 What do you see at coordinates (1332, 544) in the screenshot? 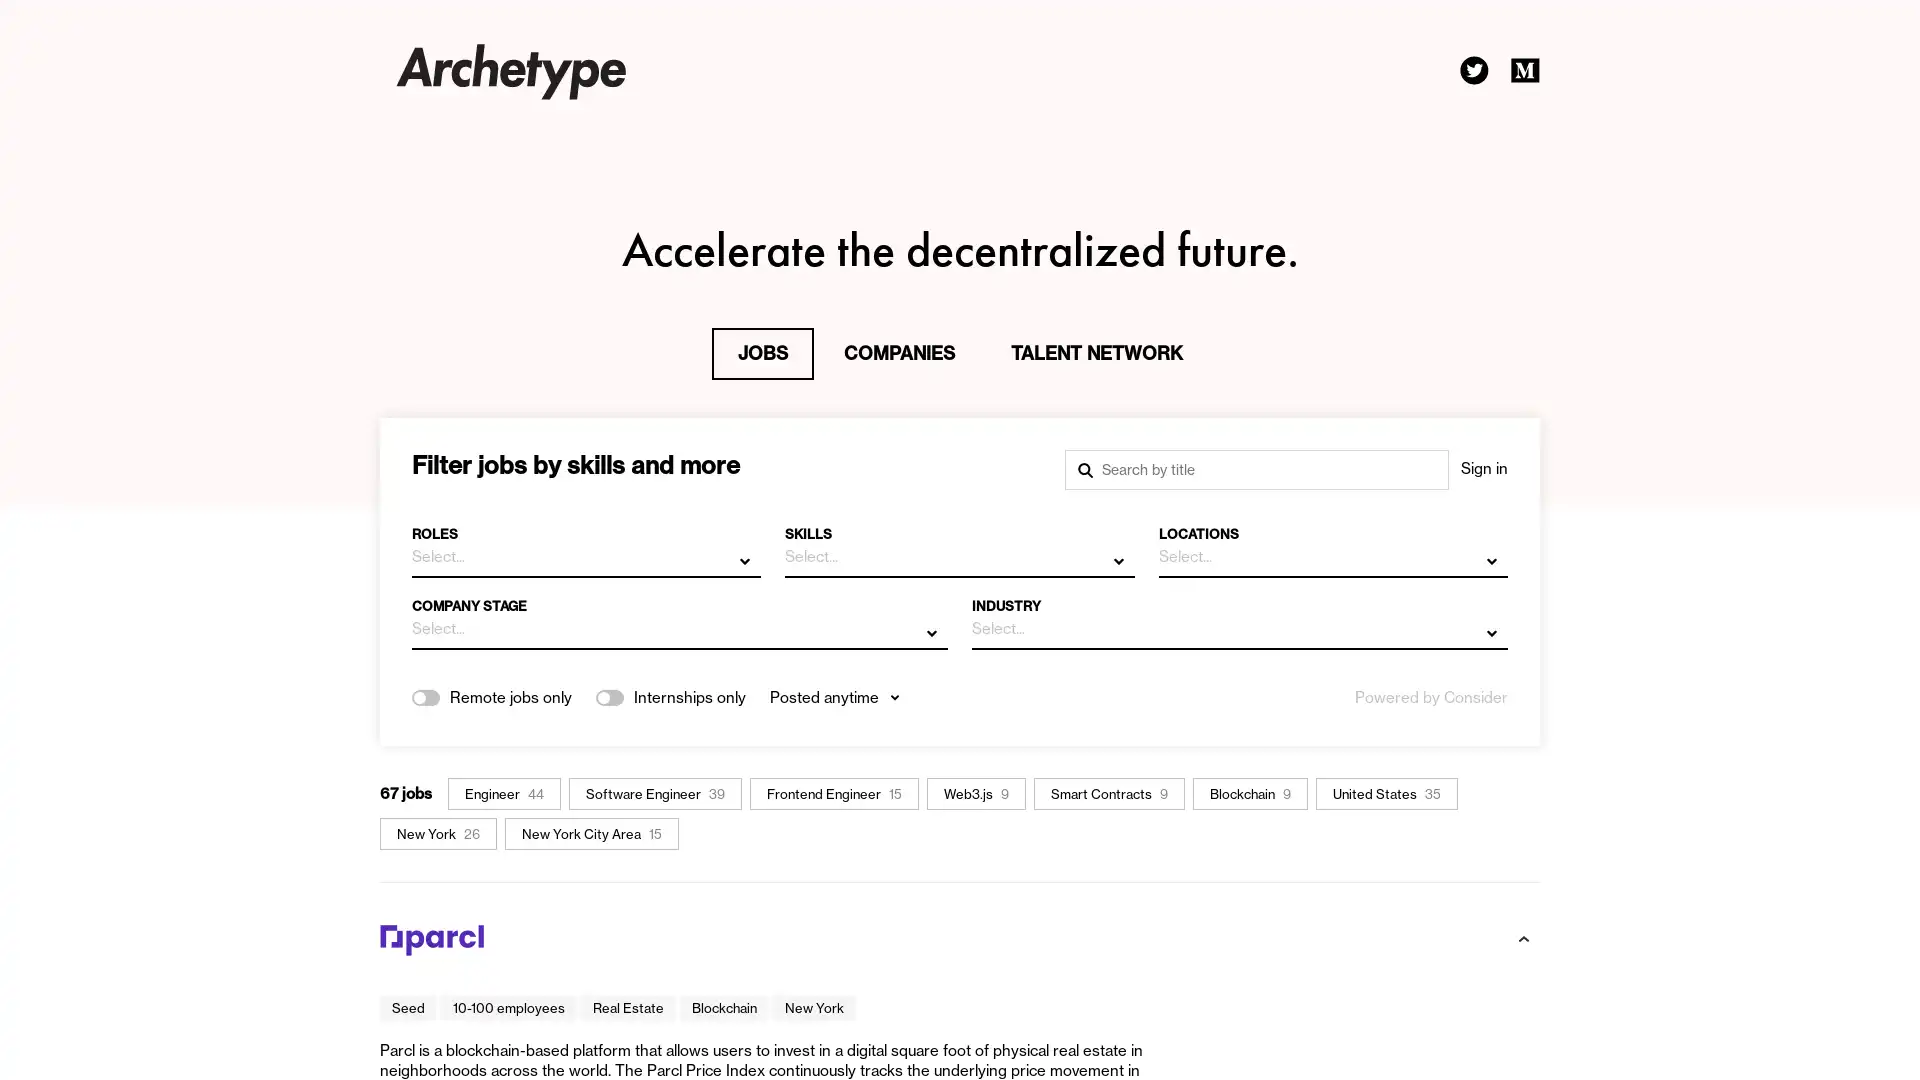
I see `LOCATIONS Select...` at bounding box center [1332, 544].